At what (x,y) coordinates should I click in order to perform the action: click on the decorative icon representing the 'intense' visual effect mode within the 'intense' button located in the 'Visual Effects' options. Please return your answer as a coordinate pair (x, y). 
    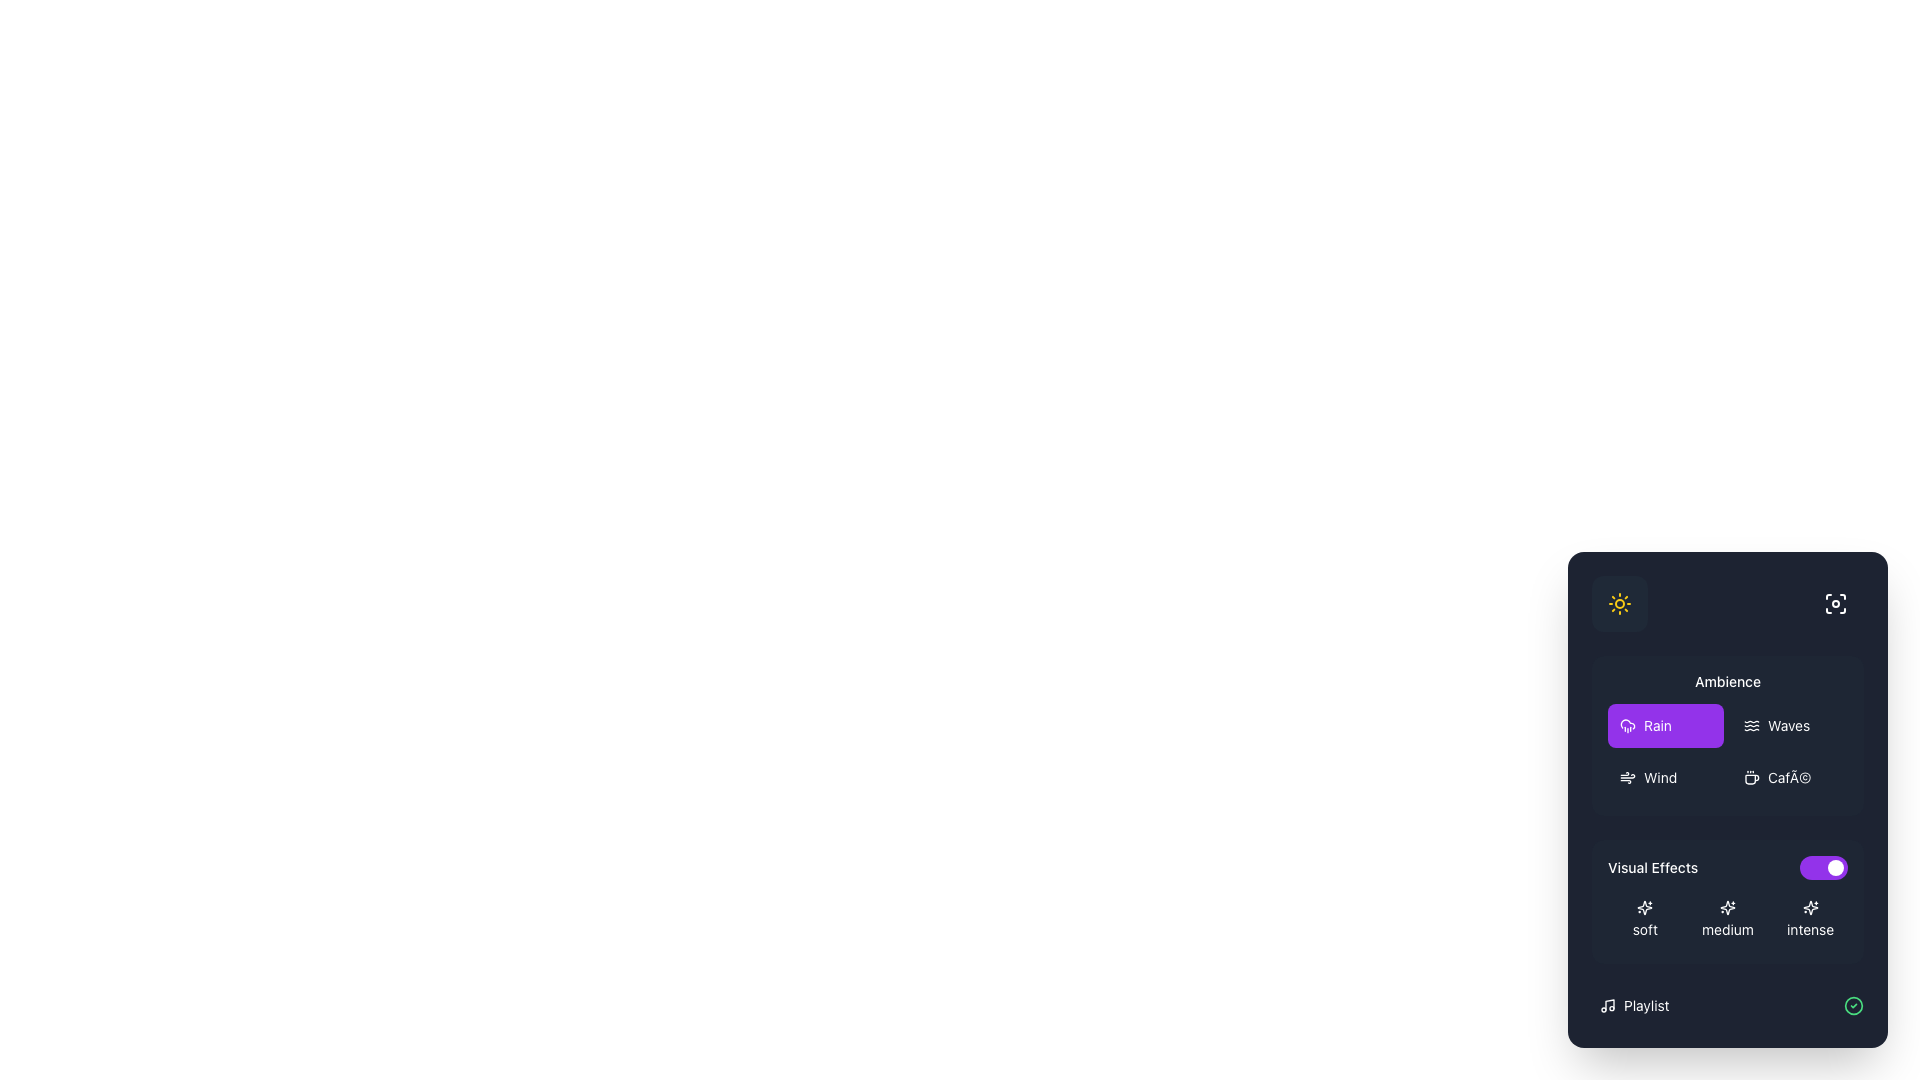
    Looking at the image, I should click on (1810, 907).